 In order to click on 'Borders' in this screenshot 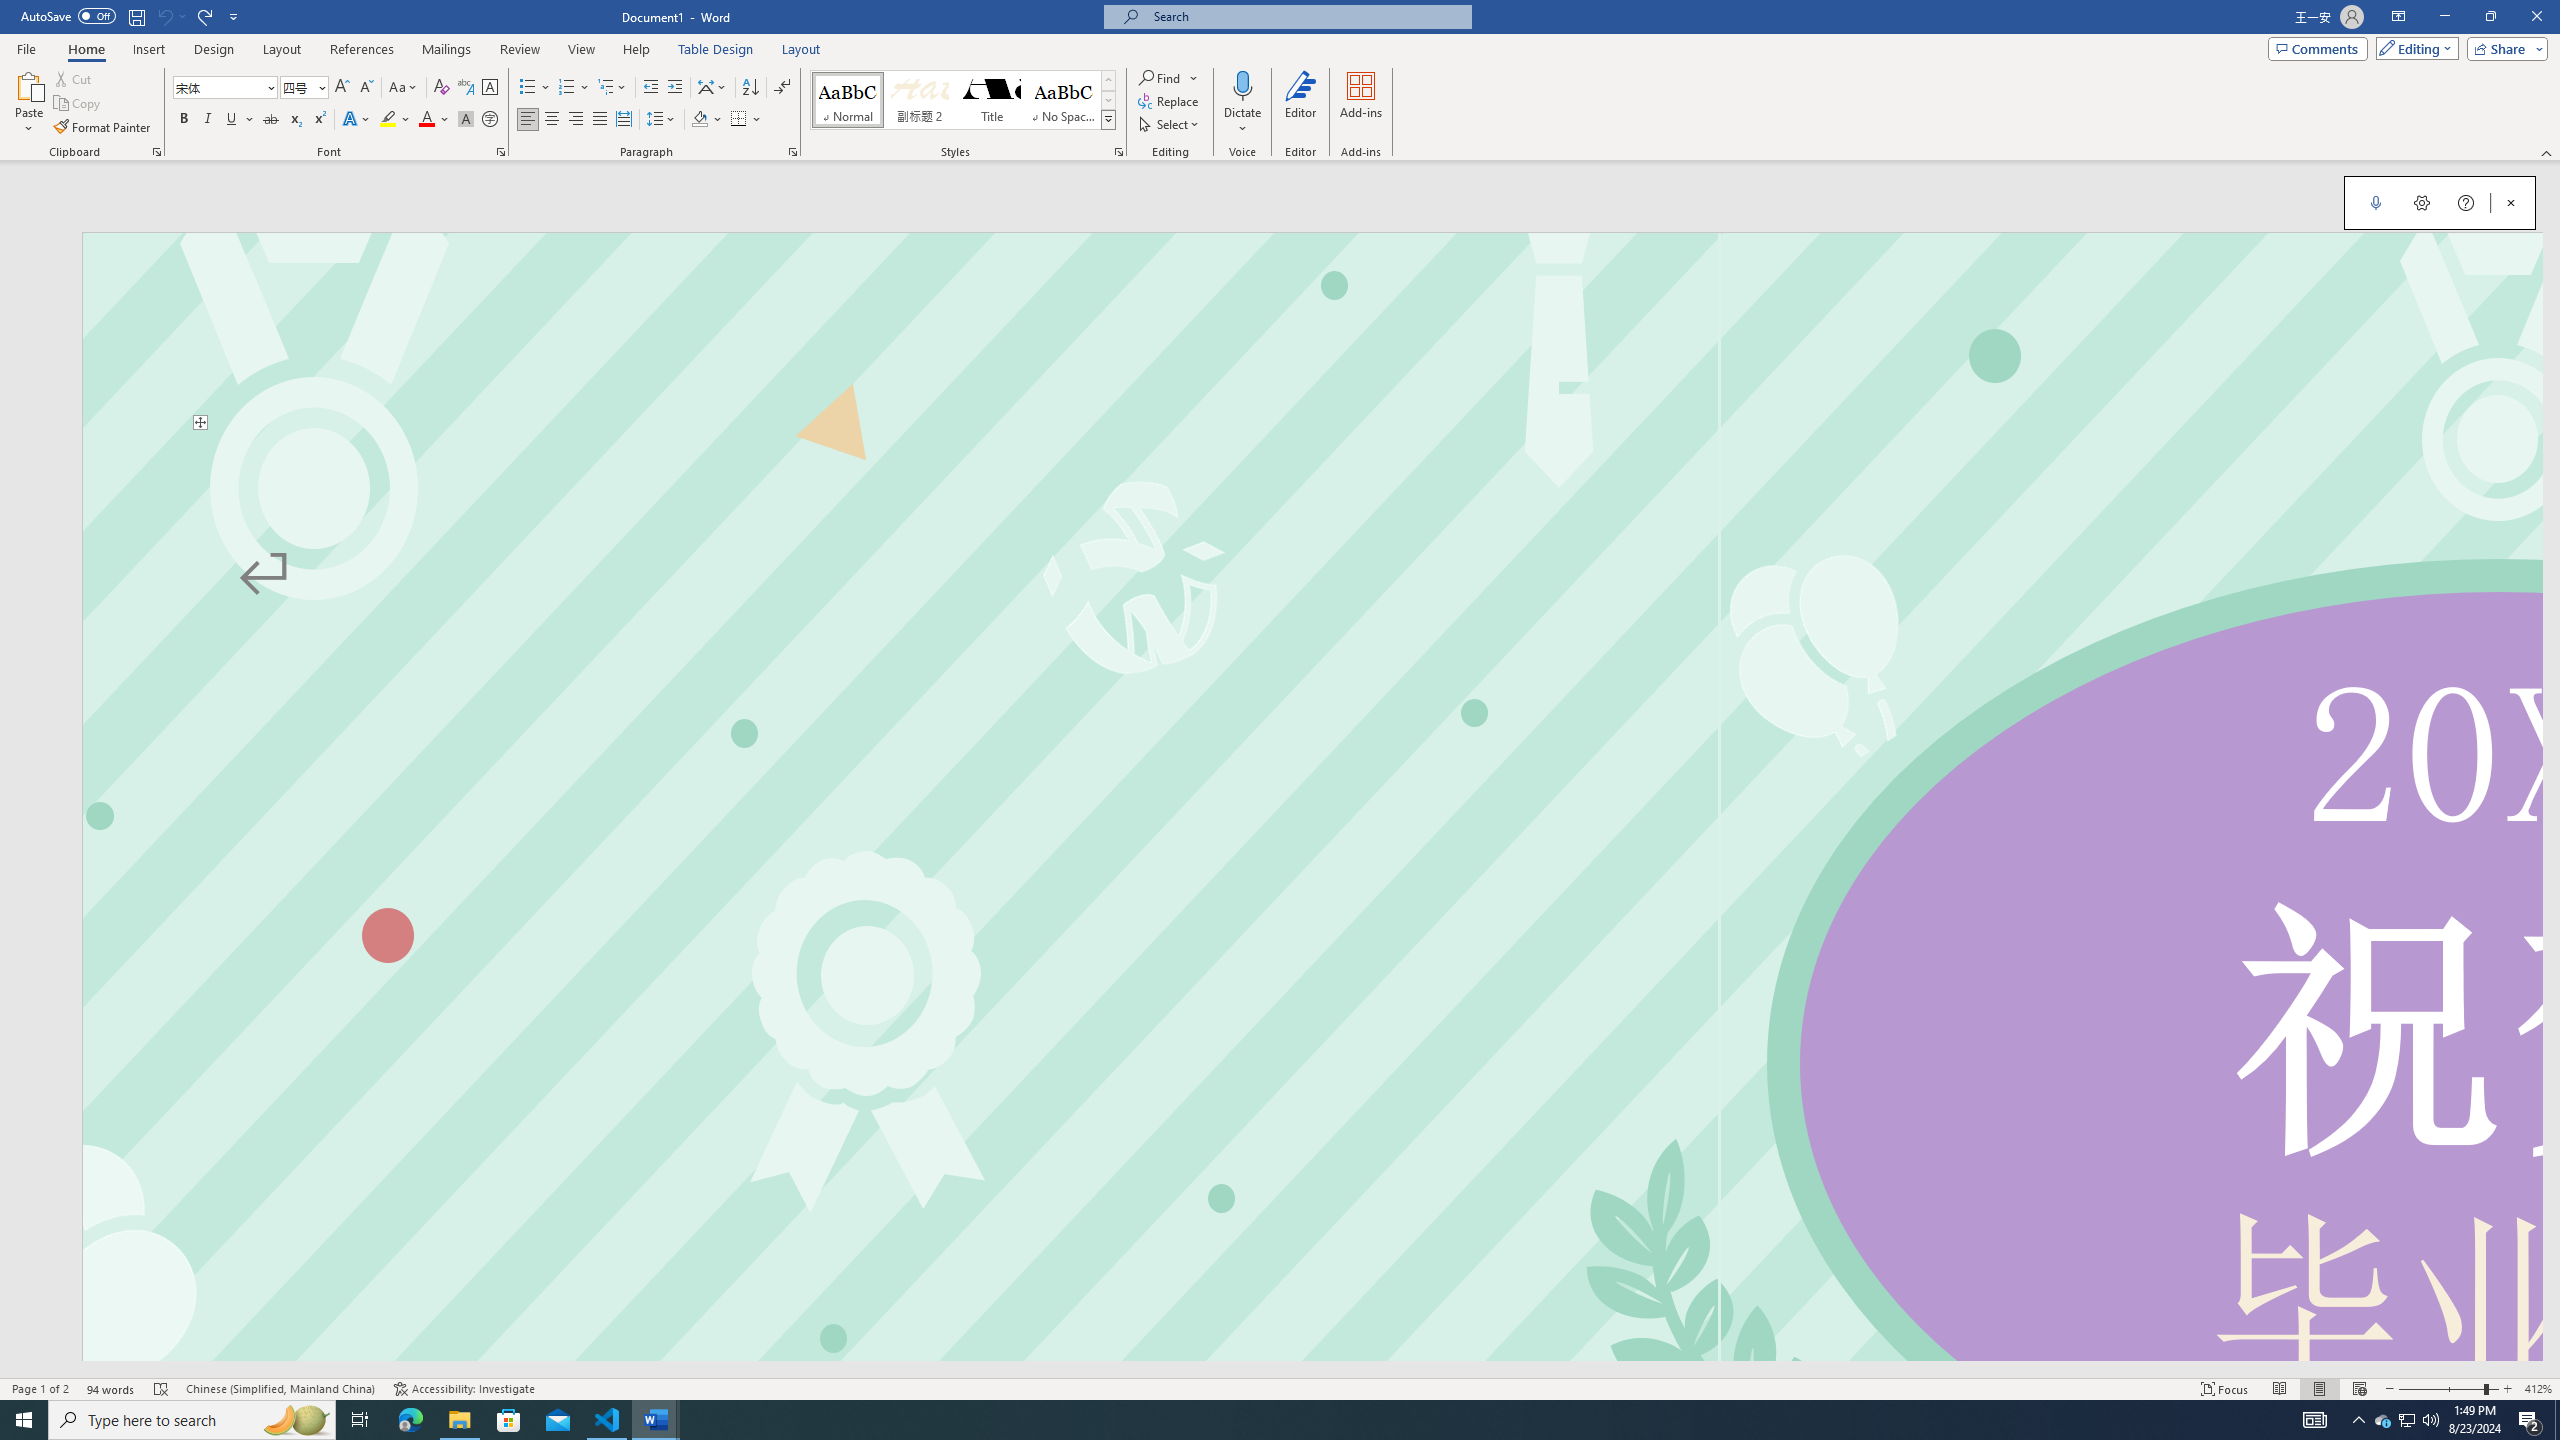, I will do `click(737, 118)`.